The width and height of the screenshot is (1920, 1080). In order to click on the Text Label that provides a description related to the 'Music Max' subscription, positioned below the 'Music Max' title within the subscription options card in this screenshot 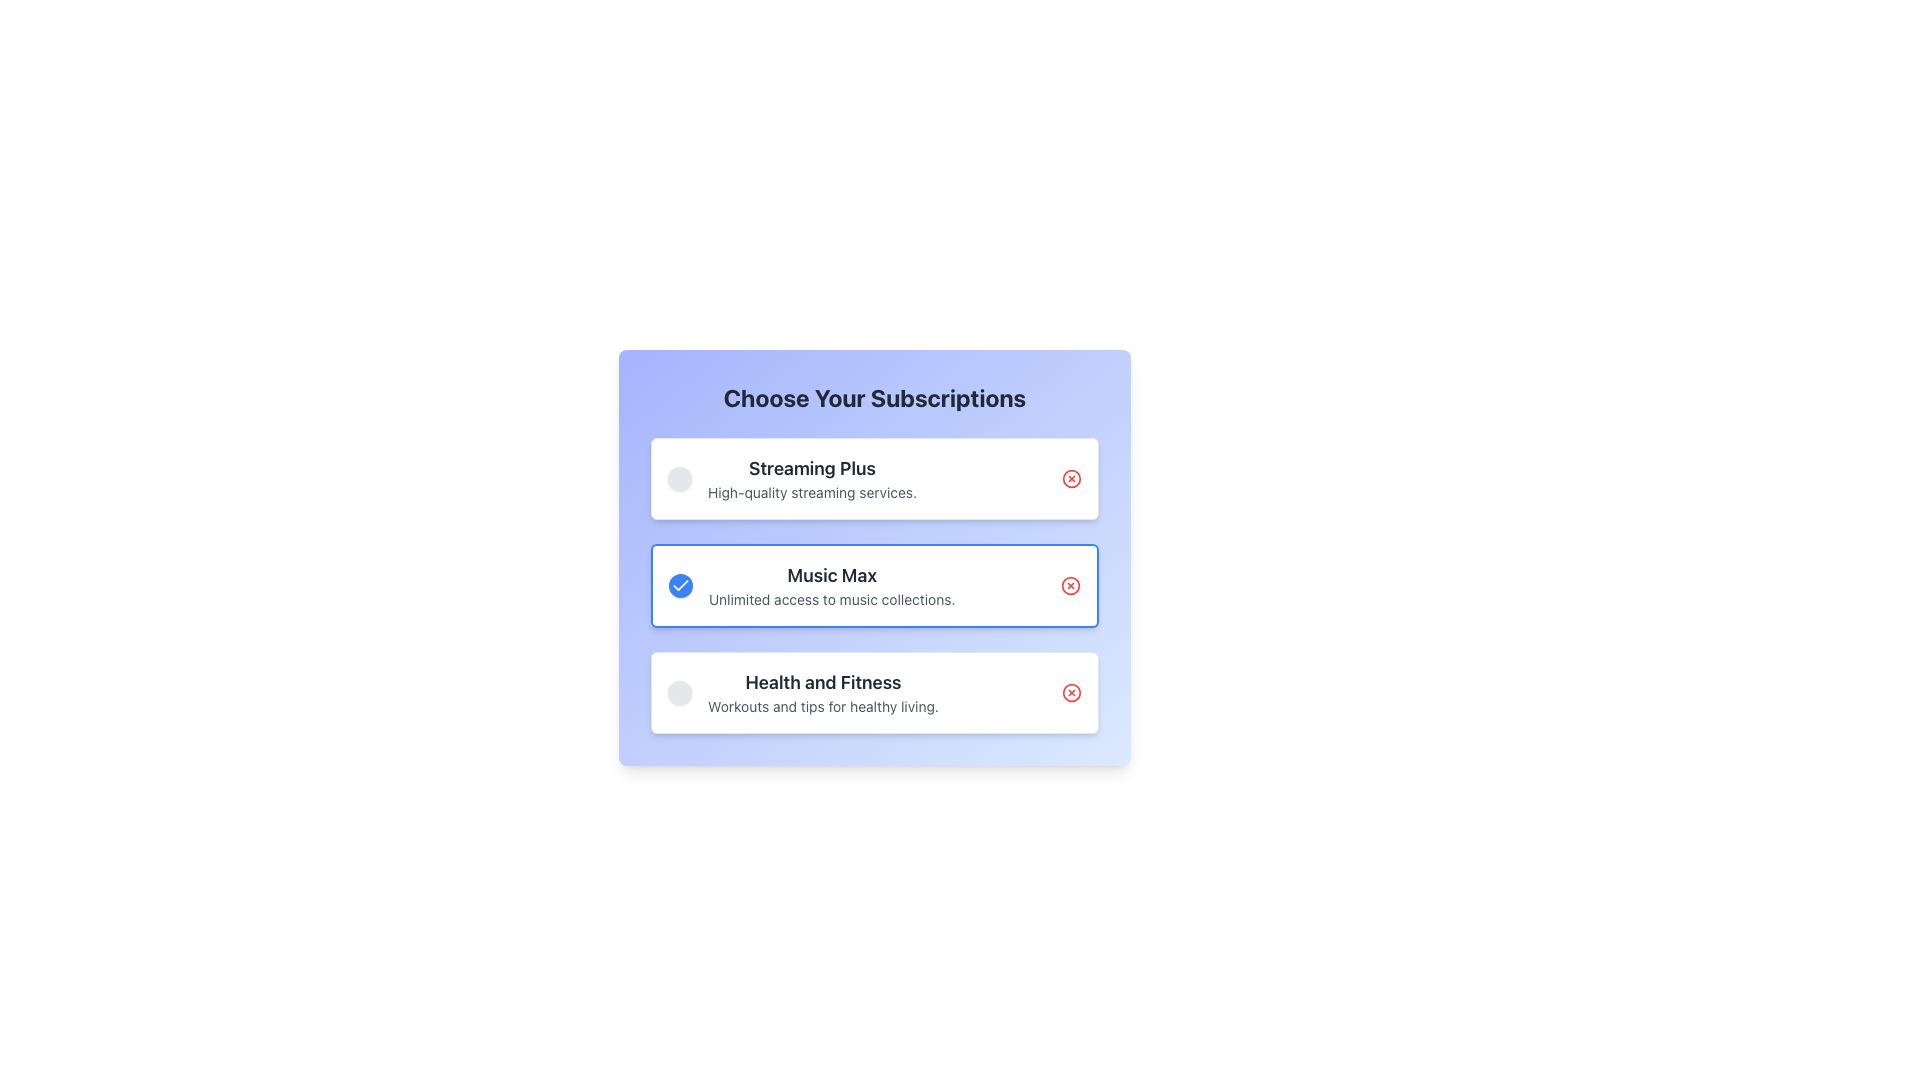, I will do `click(832, 599)`.